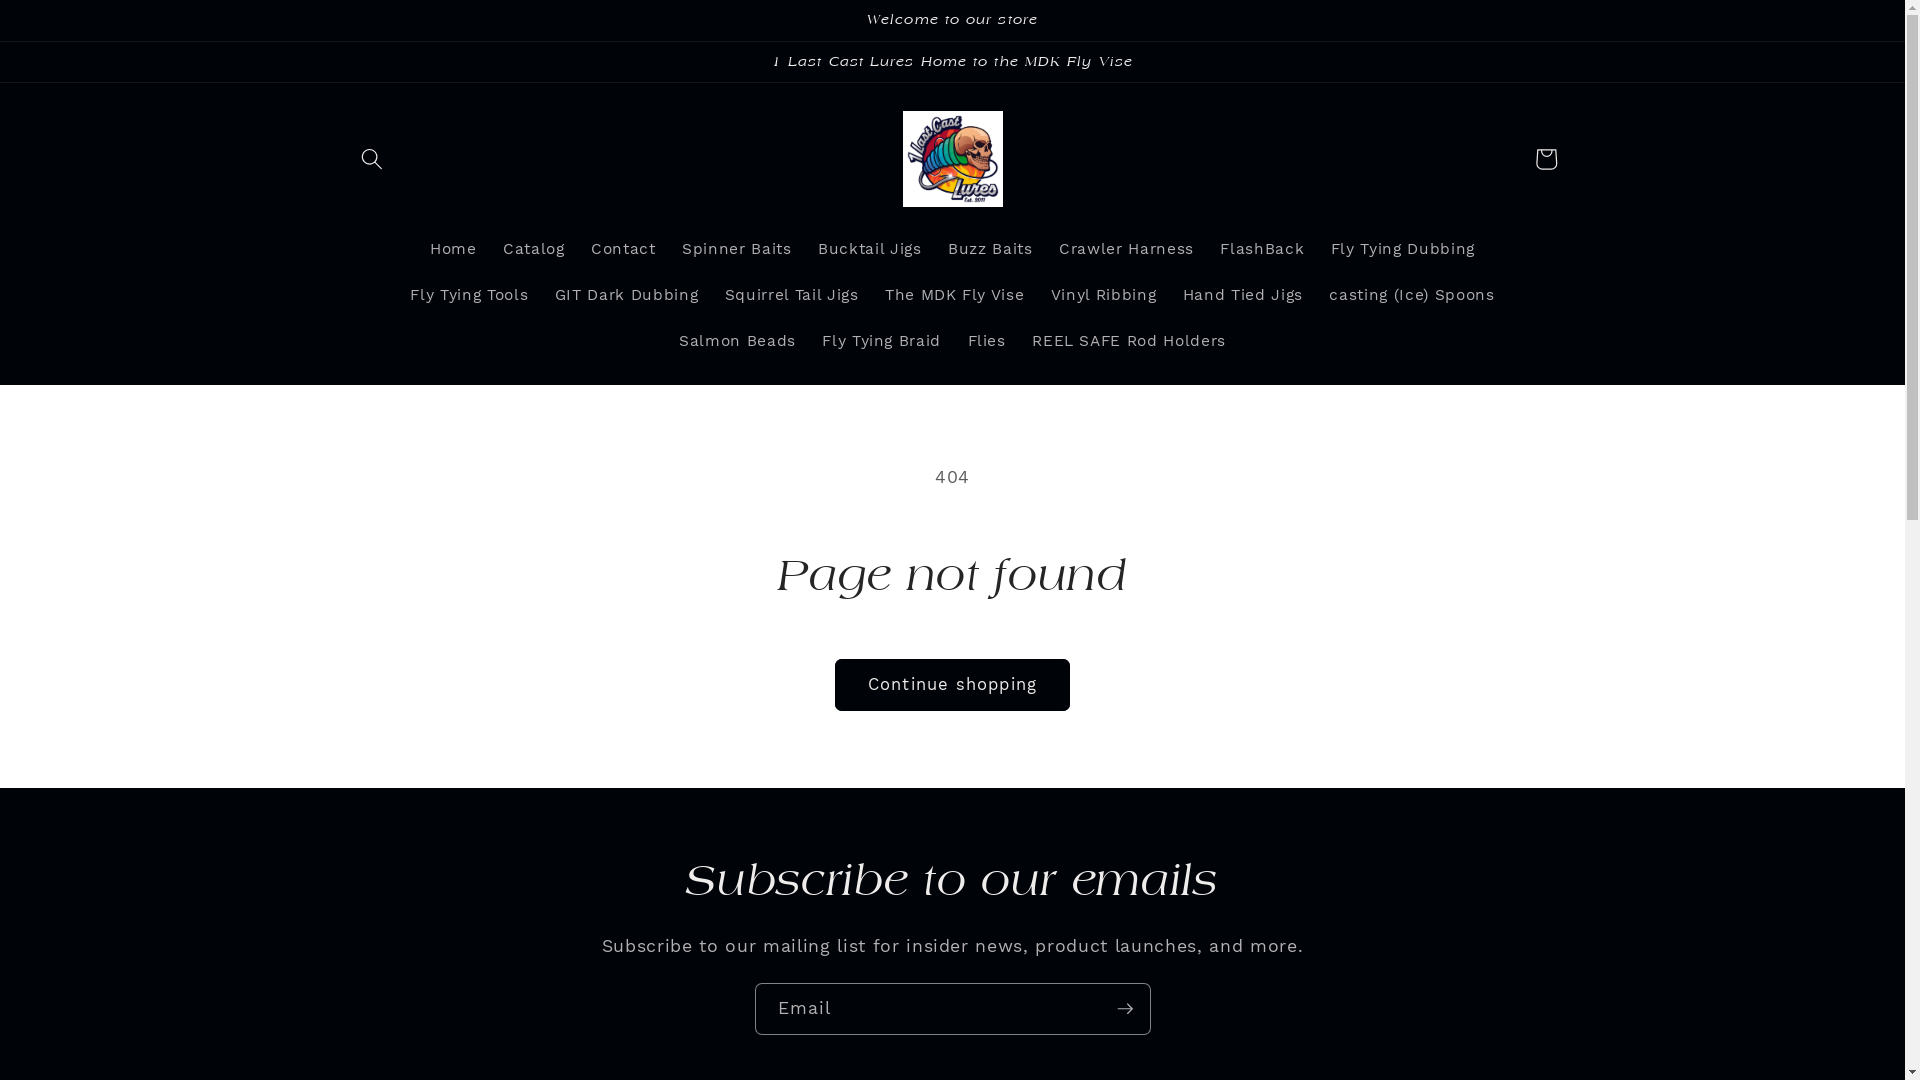 This screenshot has height=1080, width=1920. What do you see at coordinates (1315, 296) in the screenshot?
I see `'casting (Ice) Spoons'` at bounding box center [1315, 296].